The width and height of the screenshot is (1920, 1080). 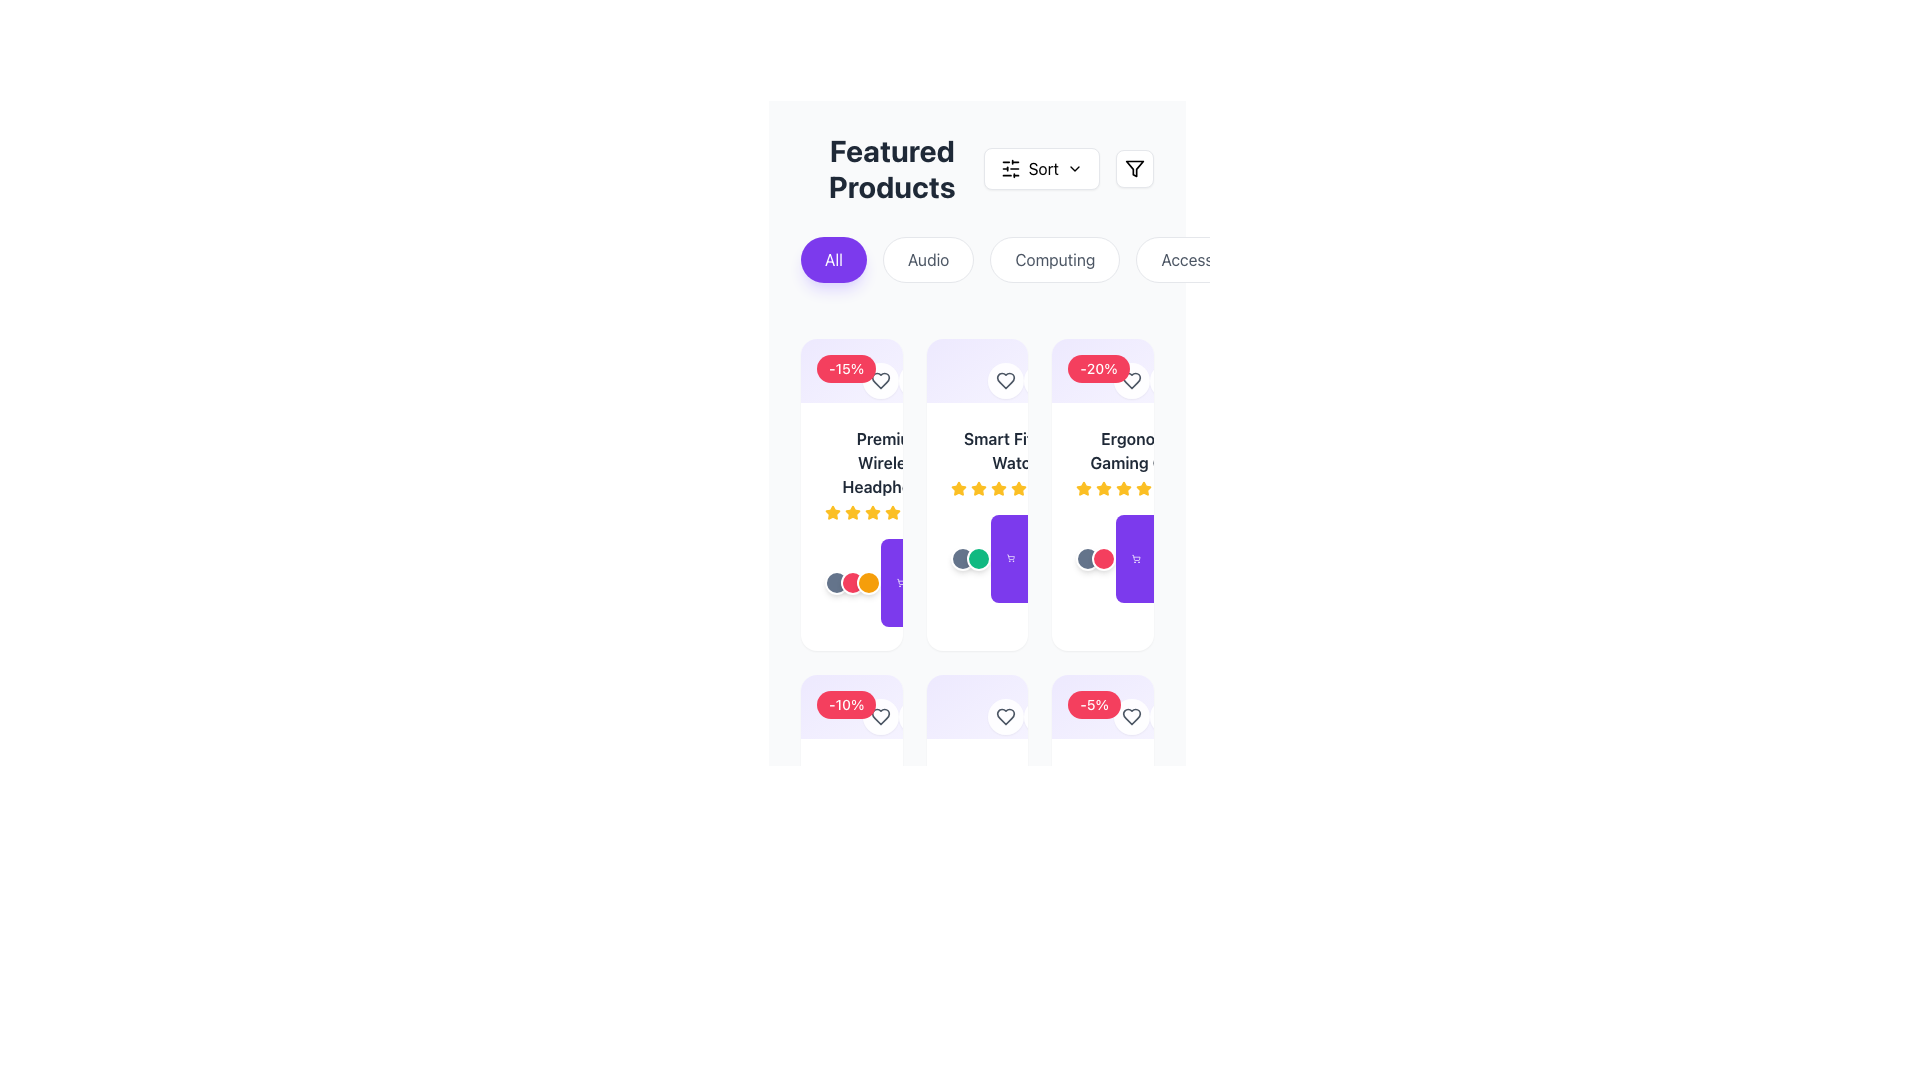 What do you see at coordinates (977, 494) in the screenshot?
I see `star rating for reviews on the product card showcasing the 'Smart Fitness Watch', which is the second card in the top row of the 'Featured Products' section` at bounding box center [977, 494].